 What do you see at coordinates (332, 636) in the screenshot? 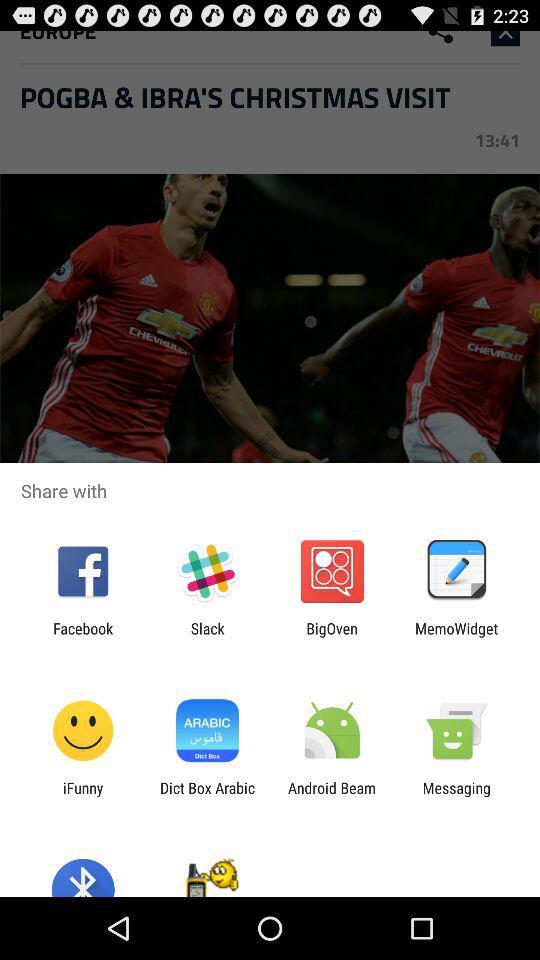
I see `the item next to the memowidget` at bounding box center [332, 636].